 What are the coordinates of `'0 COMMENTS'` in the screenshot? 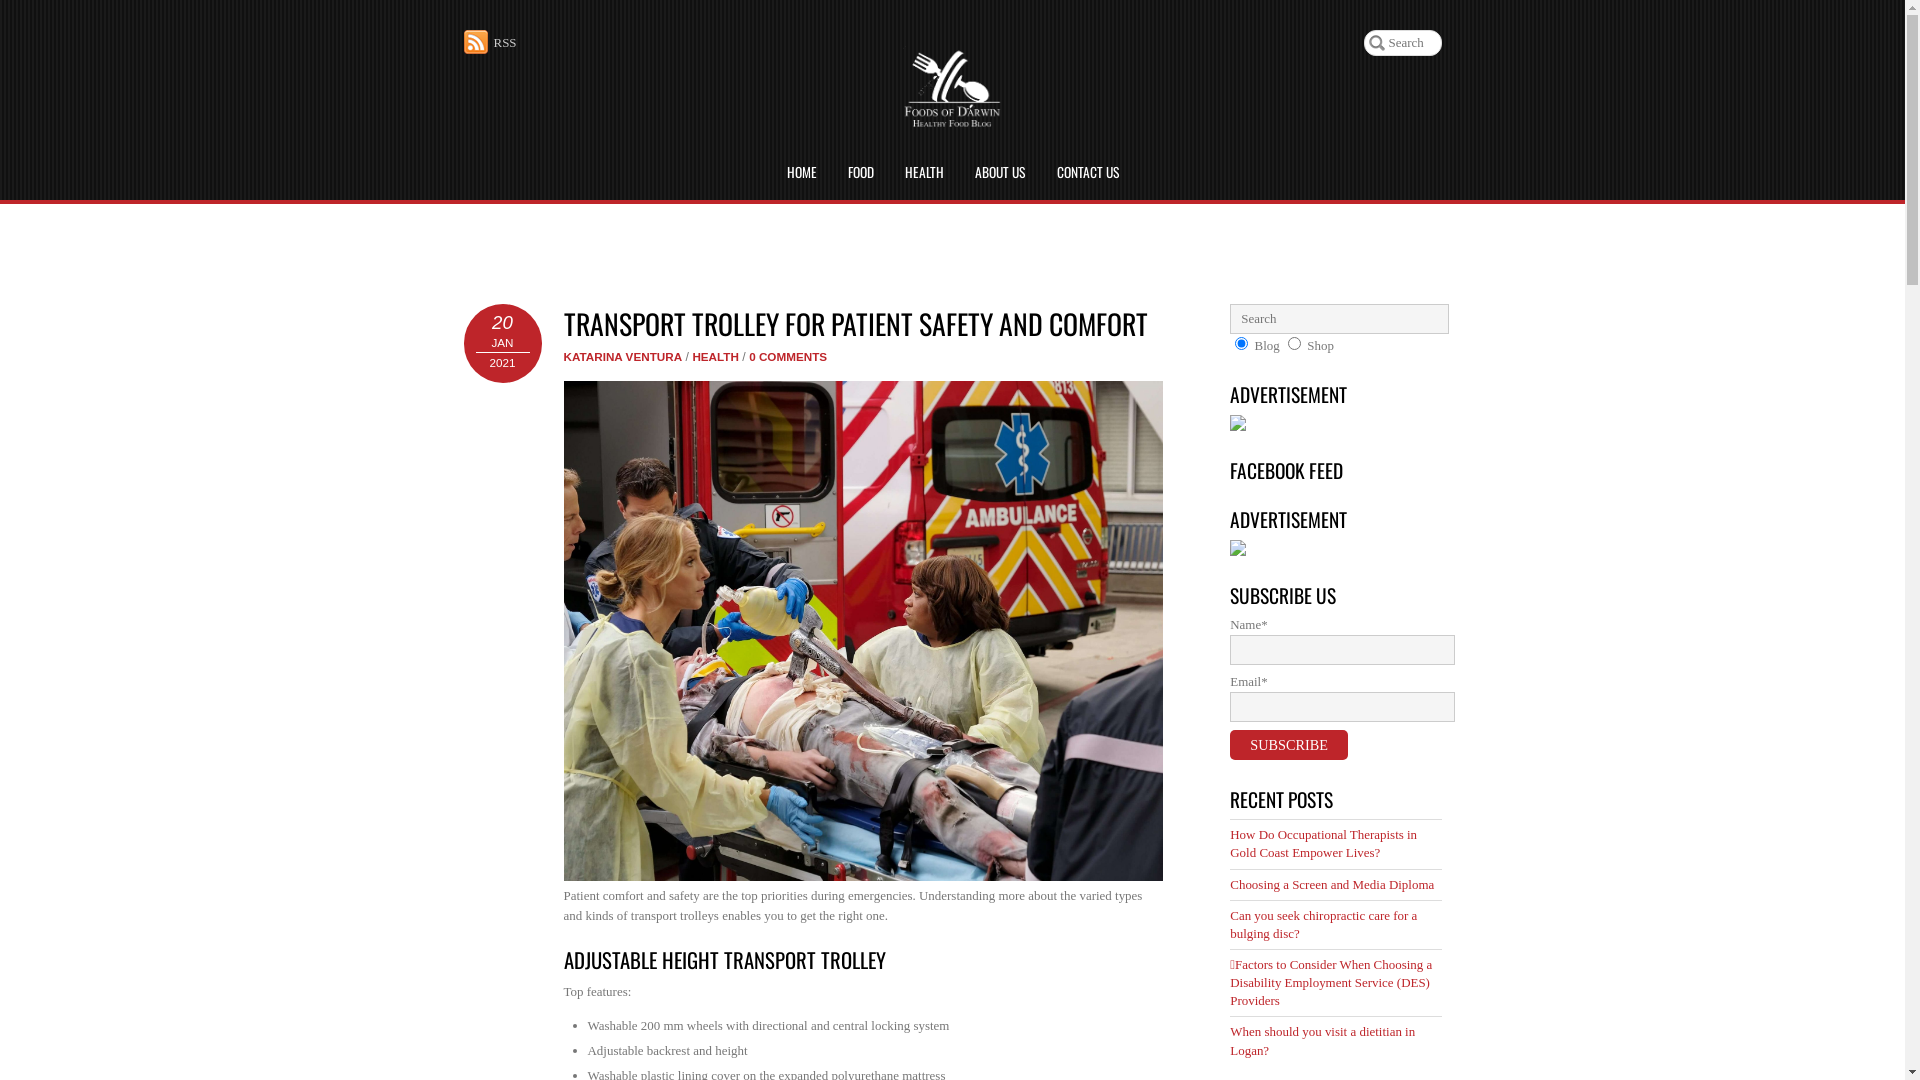 It's located at (786, 355).